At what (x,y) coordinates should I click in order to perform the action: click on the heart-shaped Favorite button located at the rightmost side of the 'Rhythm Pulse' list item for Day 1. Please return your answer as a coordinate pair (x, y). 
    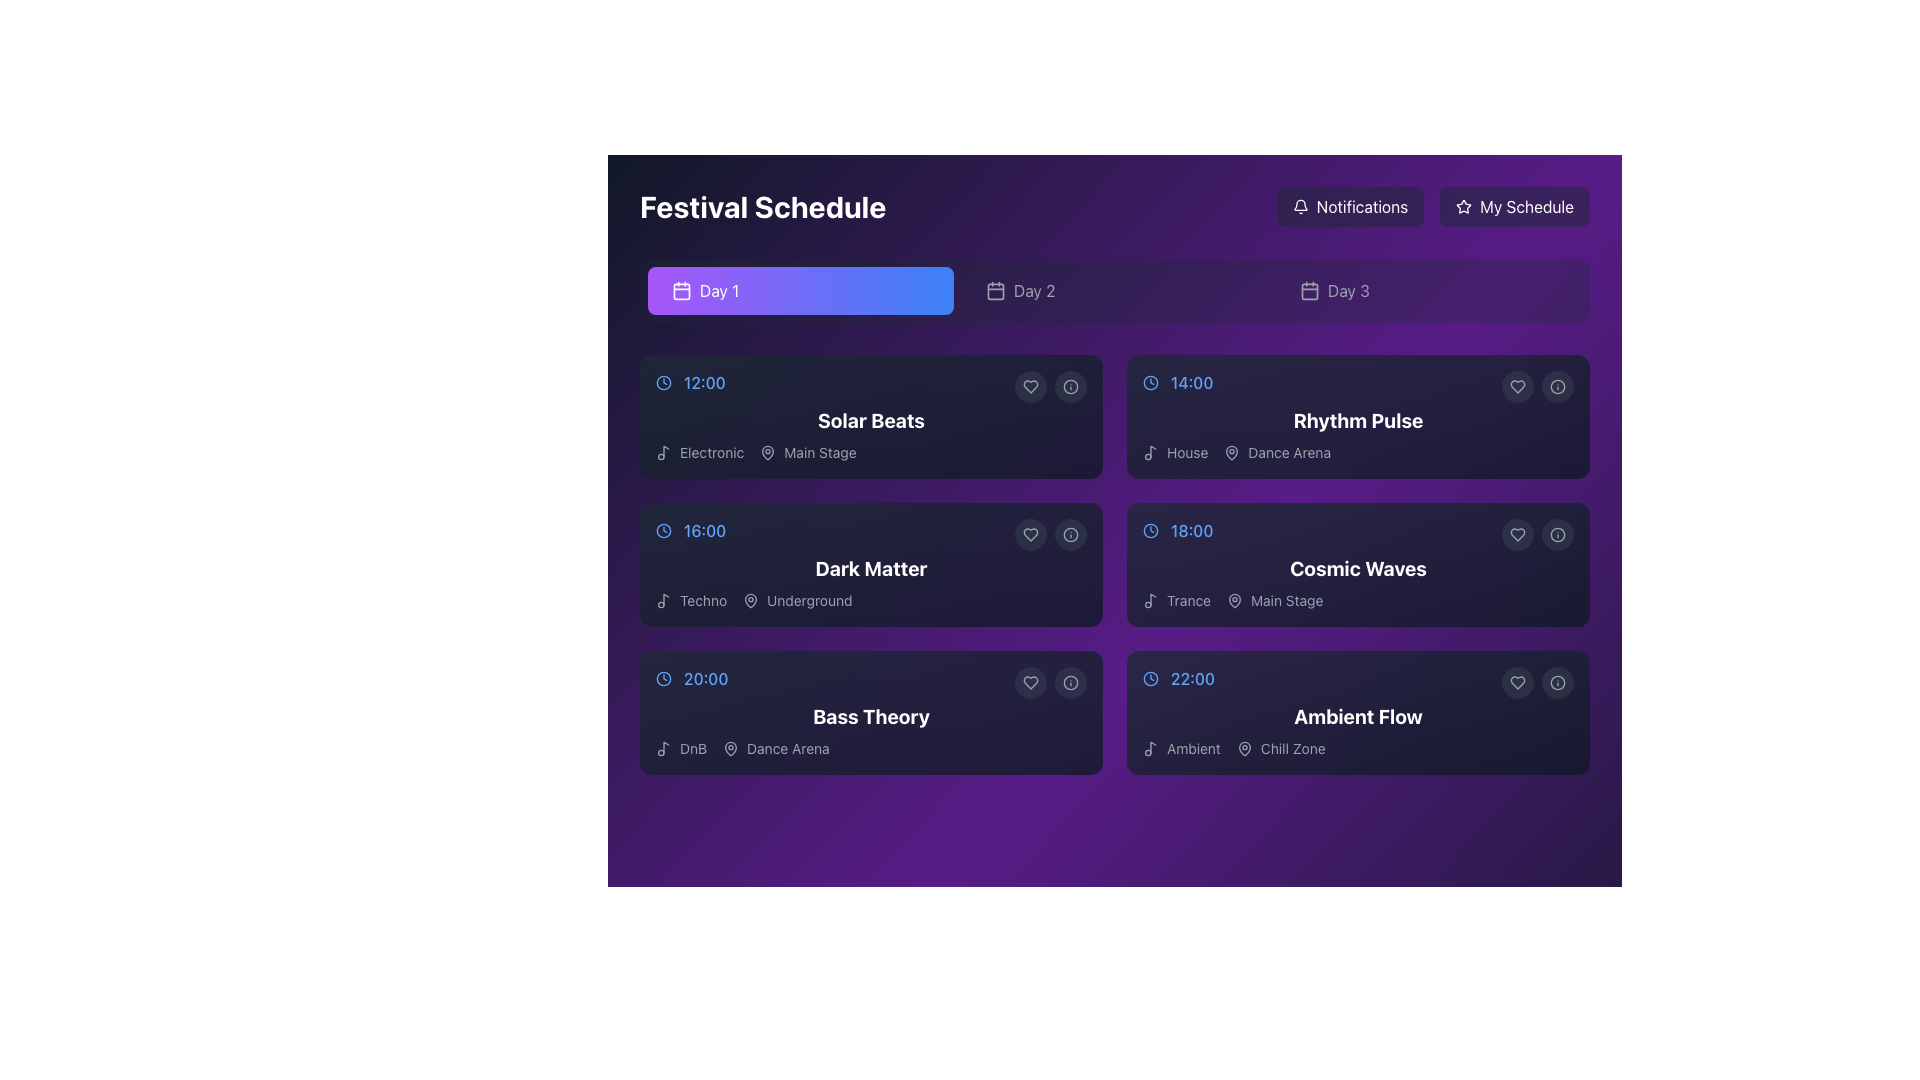
    Looking at the image, I should click on (1517, 386).